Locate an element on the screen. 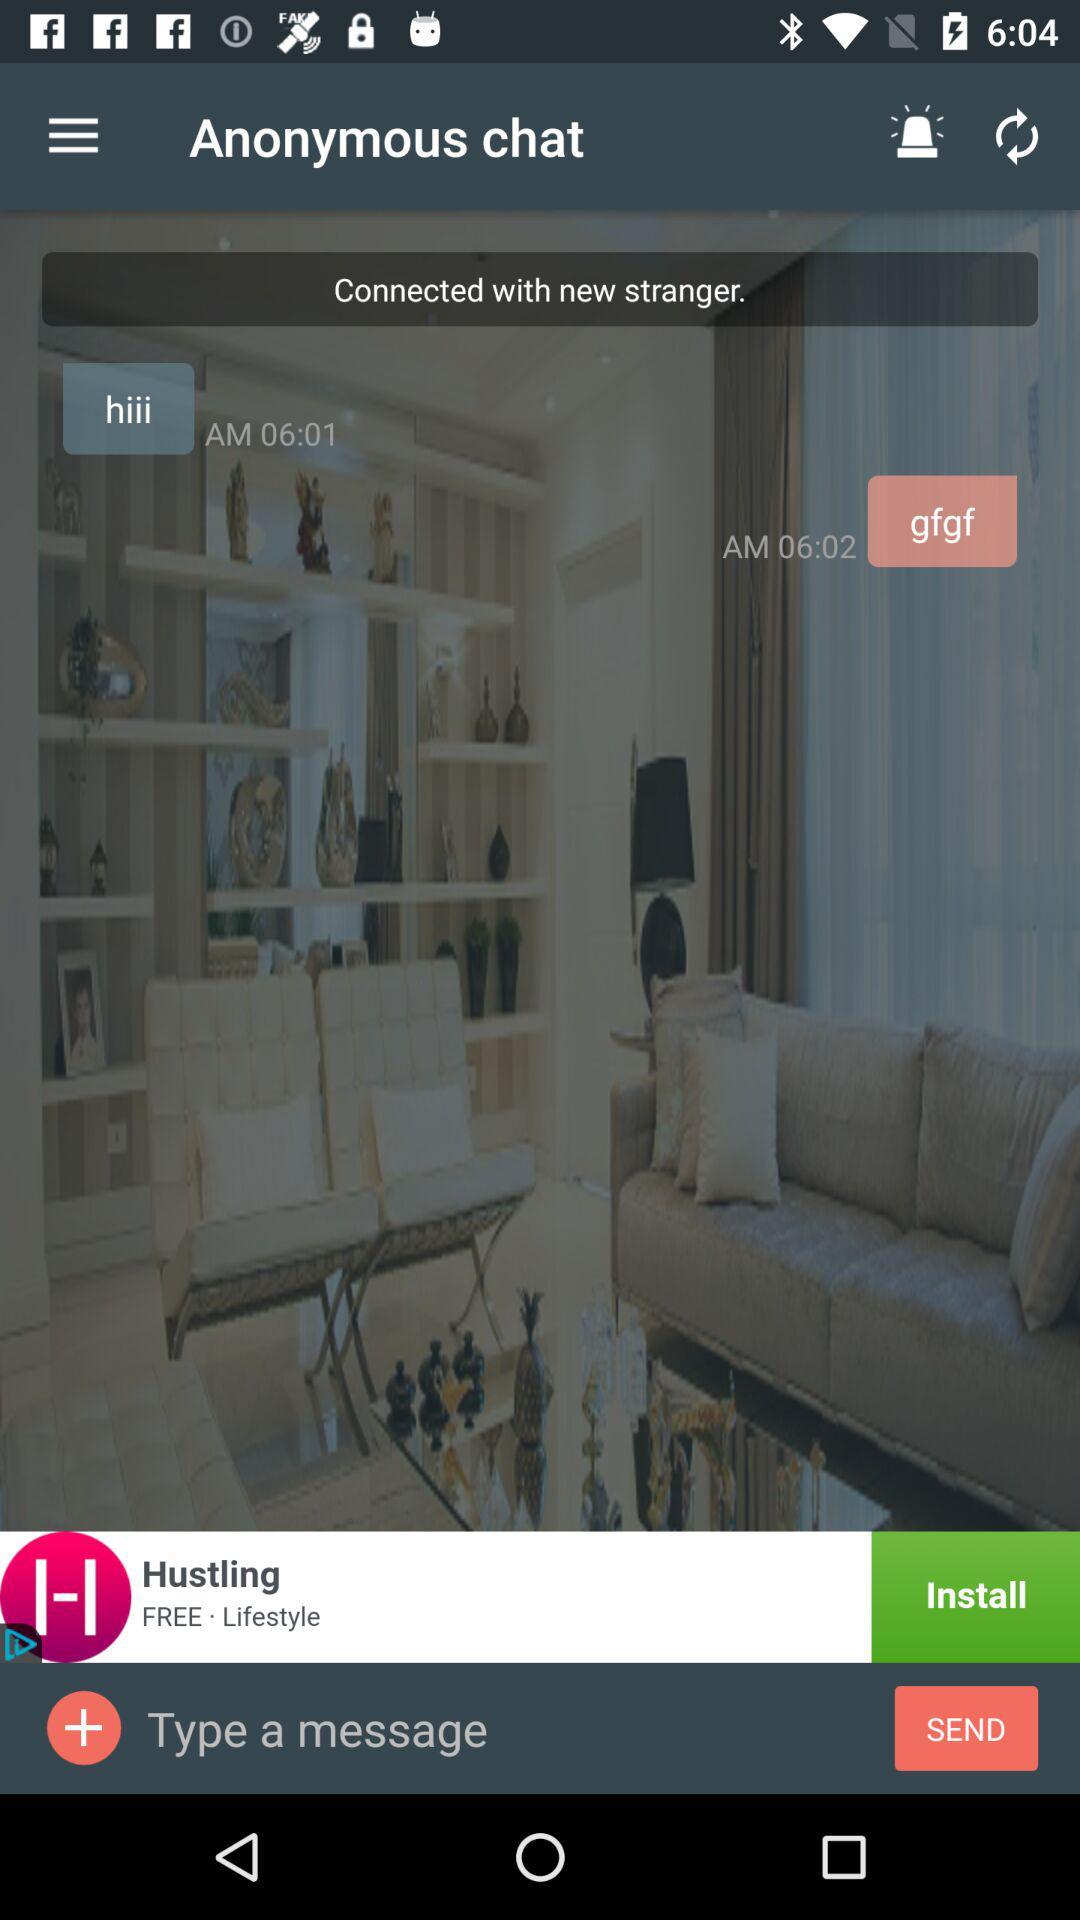  install app is located at coordinates (540, 1596).